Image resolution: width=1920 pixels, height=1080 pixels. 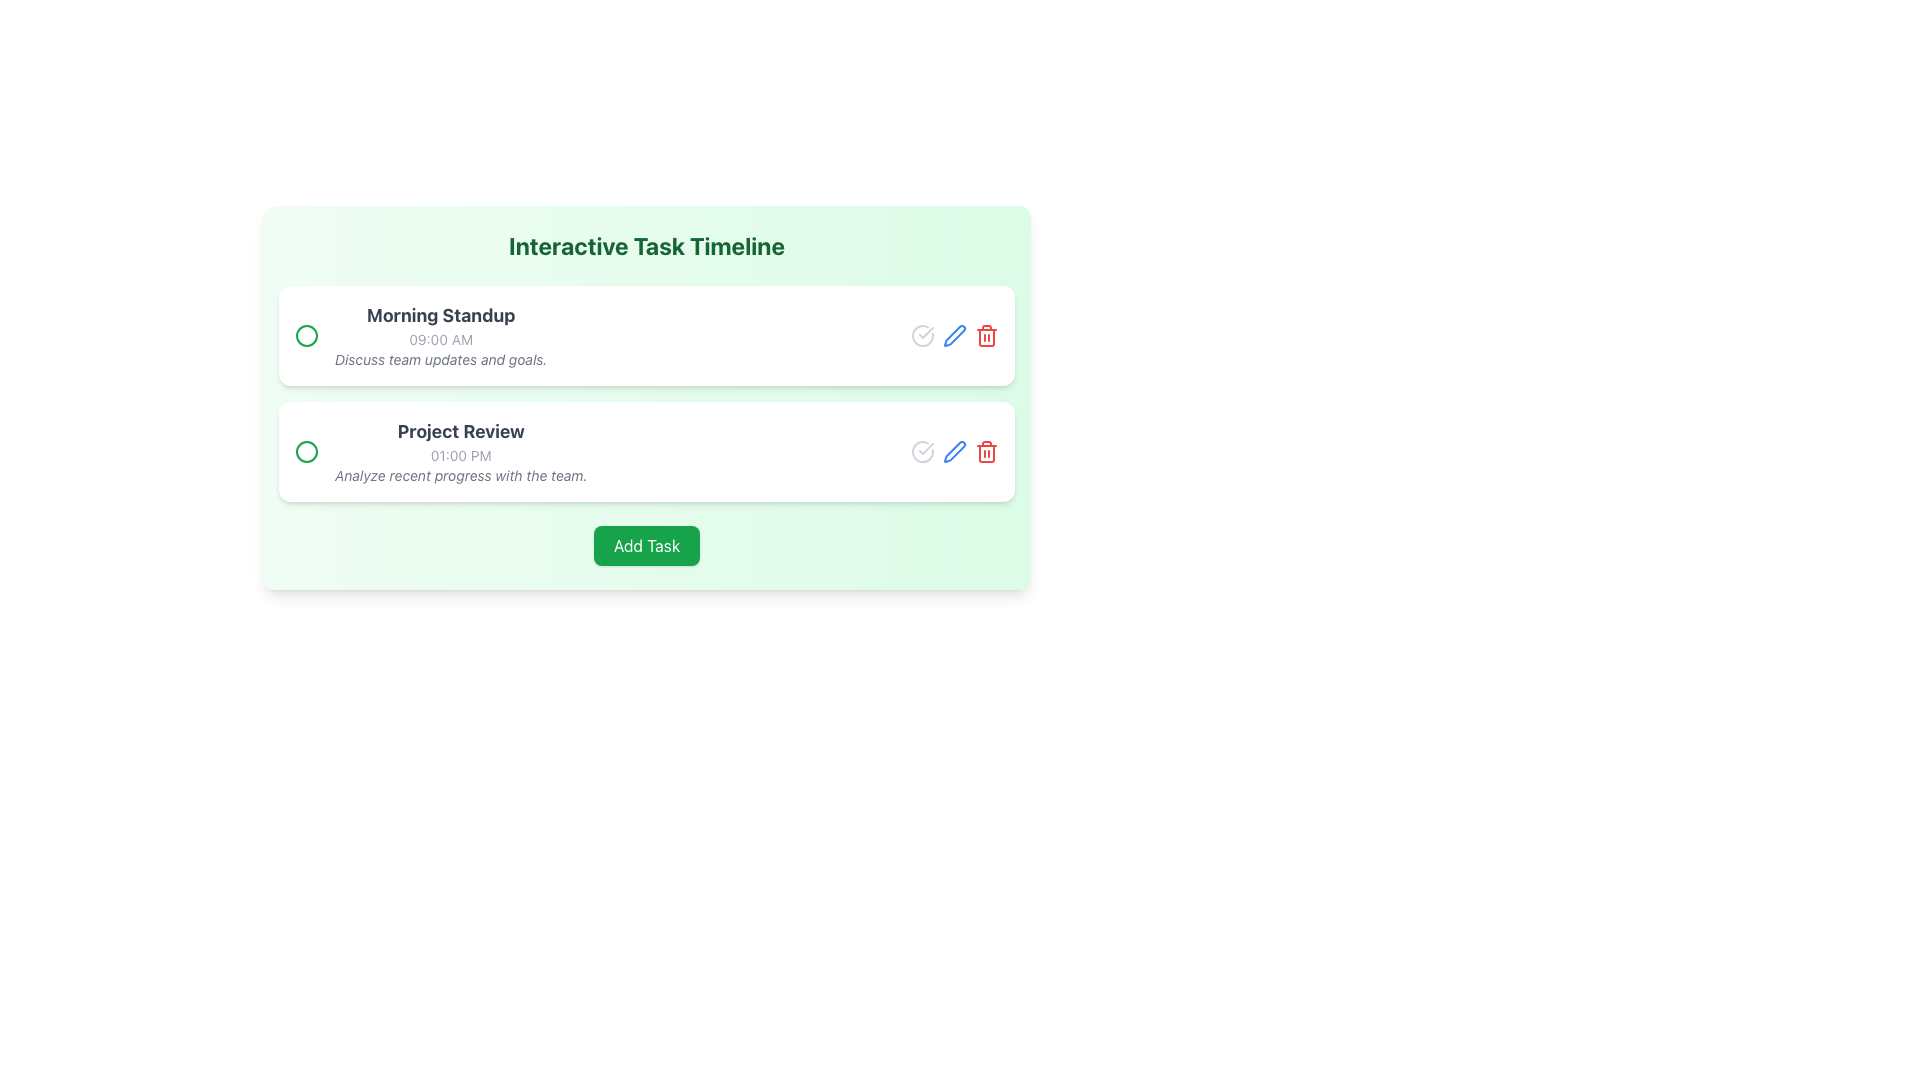 What do you see at coordinates (987, 451) in the screenshot?
I see `the red trash bin icon, which serves as the delete button for the associated task in the Interactive Task Timeline` at bounding box center [987, 451].